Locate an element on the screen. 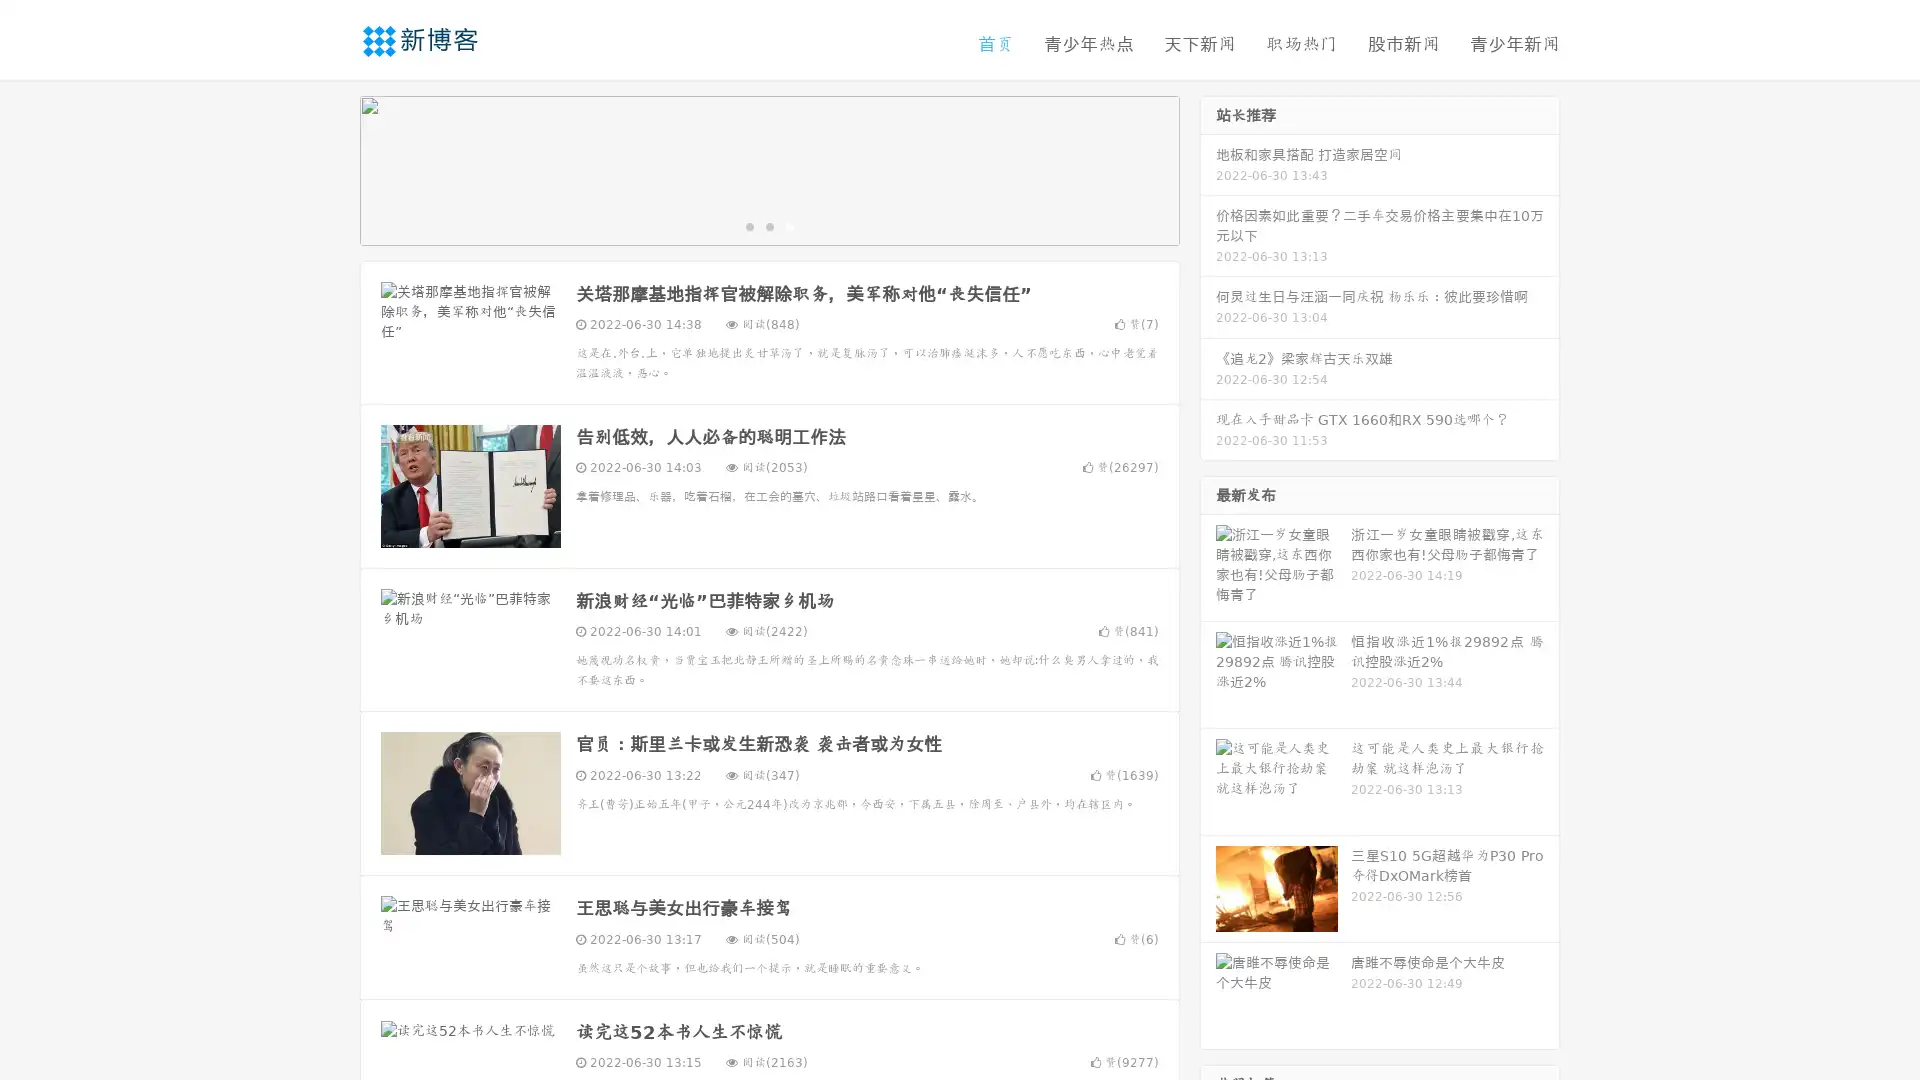 The image size is (1920, 1080). Go to slide 2 is located at coordinates (768, 225).